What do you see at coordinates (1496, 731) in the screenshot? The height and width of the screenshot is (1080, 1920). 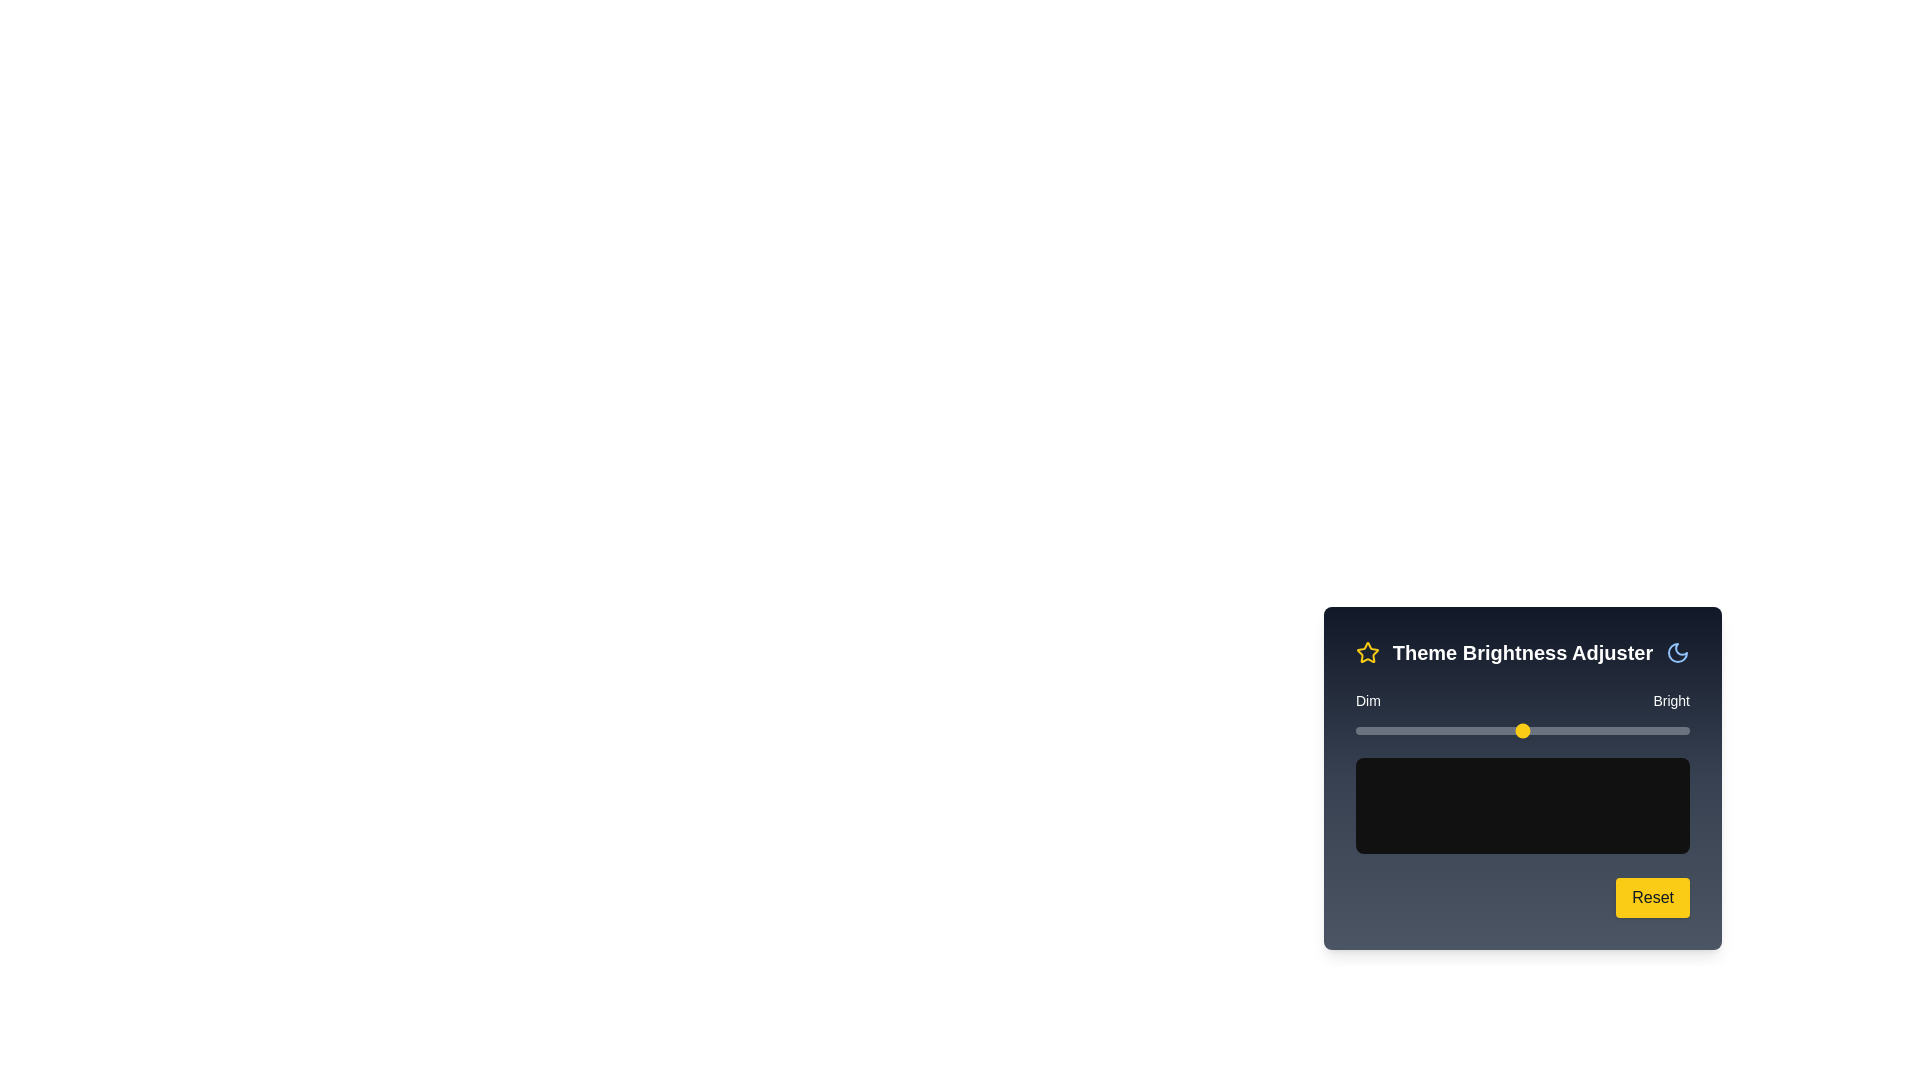 I see `the brightness slider to set the brightness to 42%` at bounding box center [1496, 731].